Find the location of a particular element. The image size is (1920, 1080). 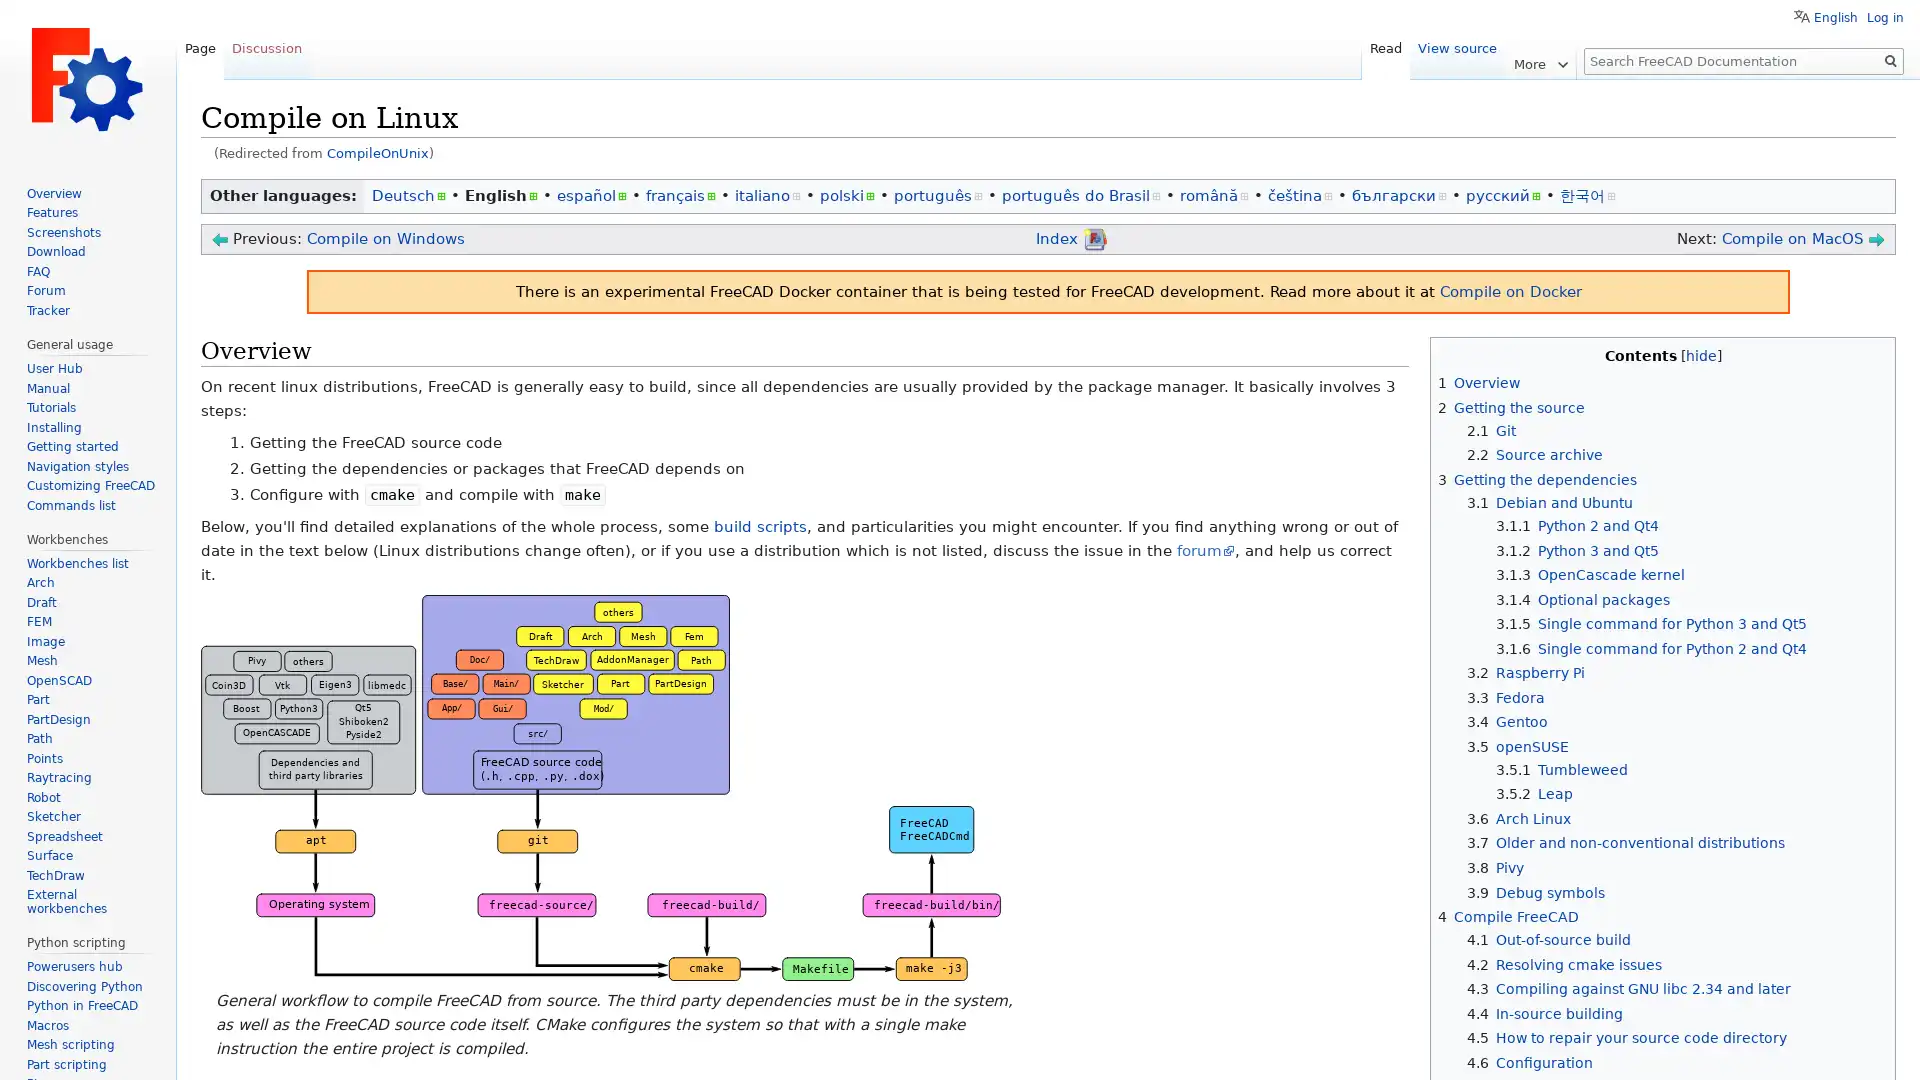

Go is located at coordinates (1890, 60).